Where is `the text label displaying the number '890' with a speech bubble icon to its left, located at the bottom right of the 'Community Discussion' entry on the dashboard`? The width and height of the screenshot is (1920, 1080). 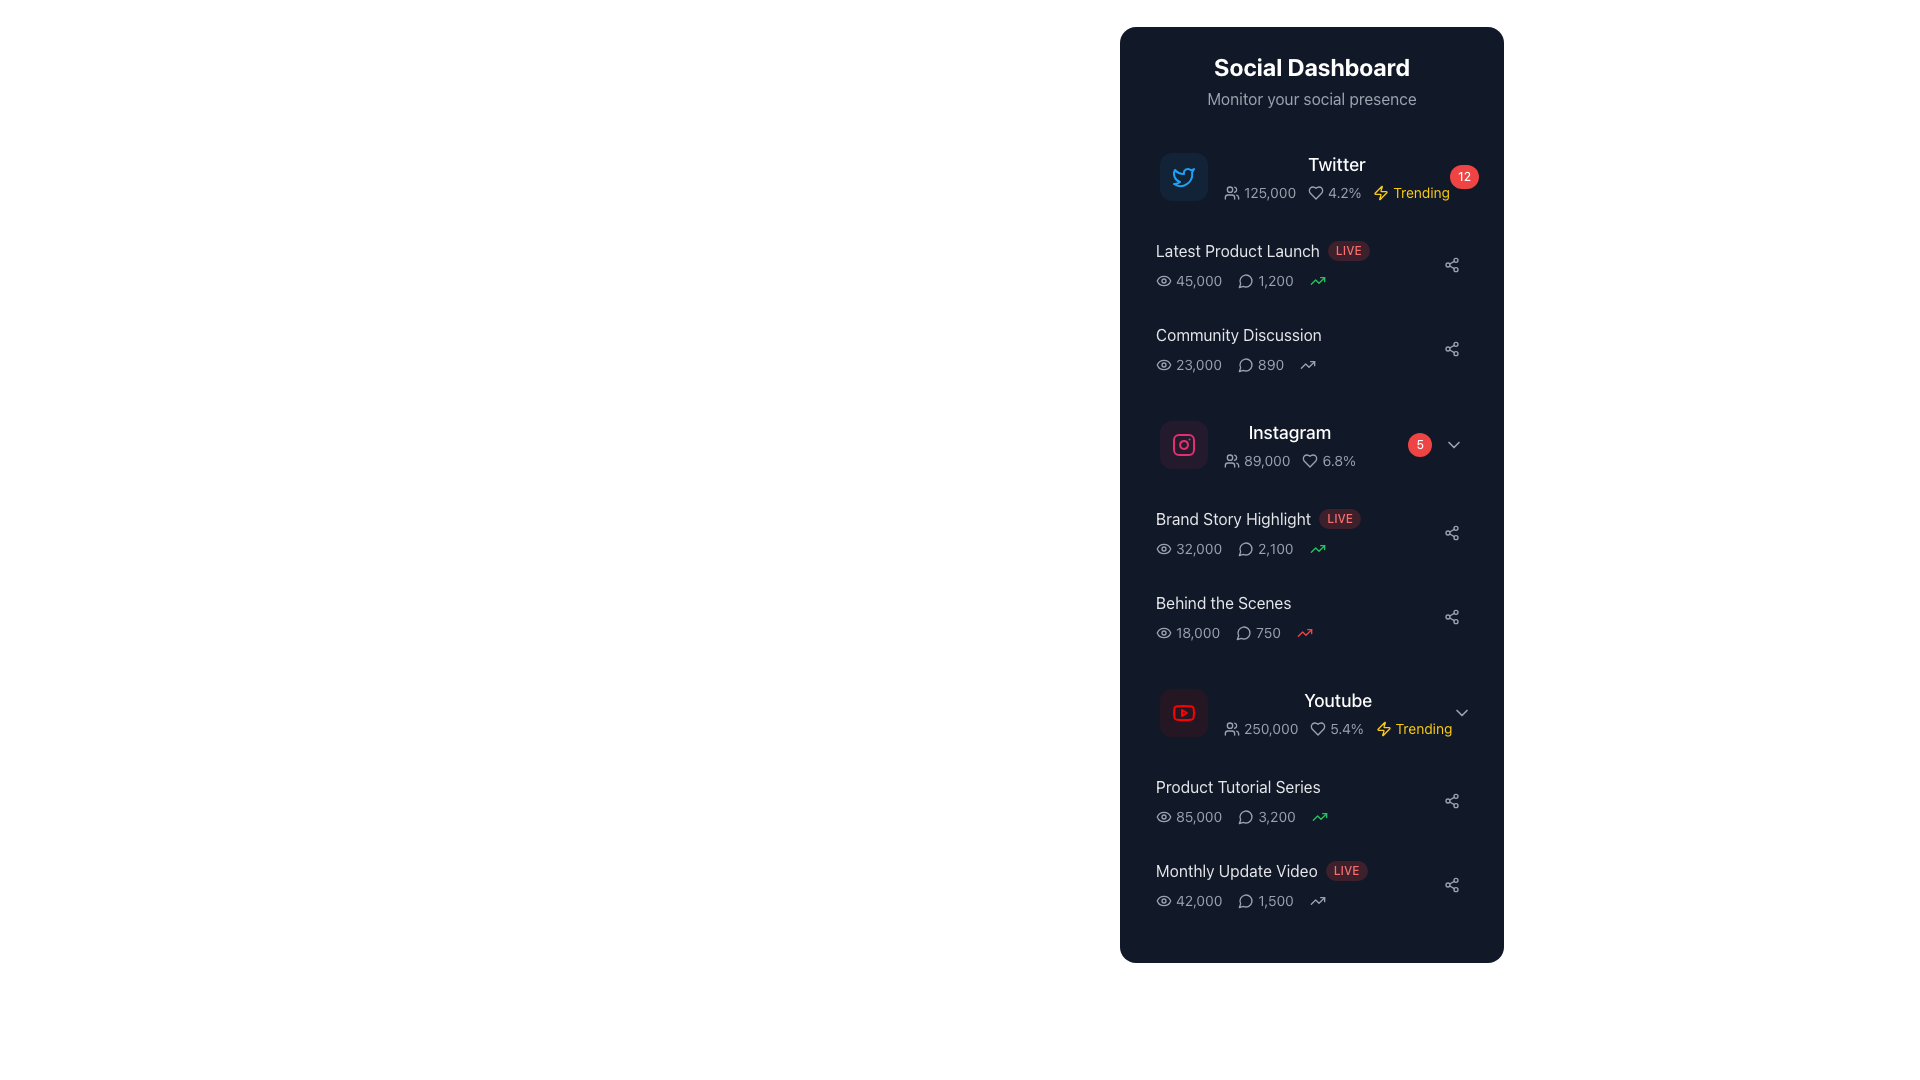 the text label displaying the number '890' with a speech bubble icon to its left, located at the bottom right of the 'Community Discussion' entry on the dashboard is located at coordinates (1260, 365).